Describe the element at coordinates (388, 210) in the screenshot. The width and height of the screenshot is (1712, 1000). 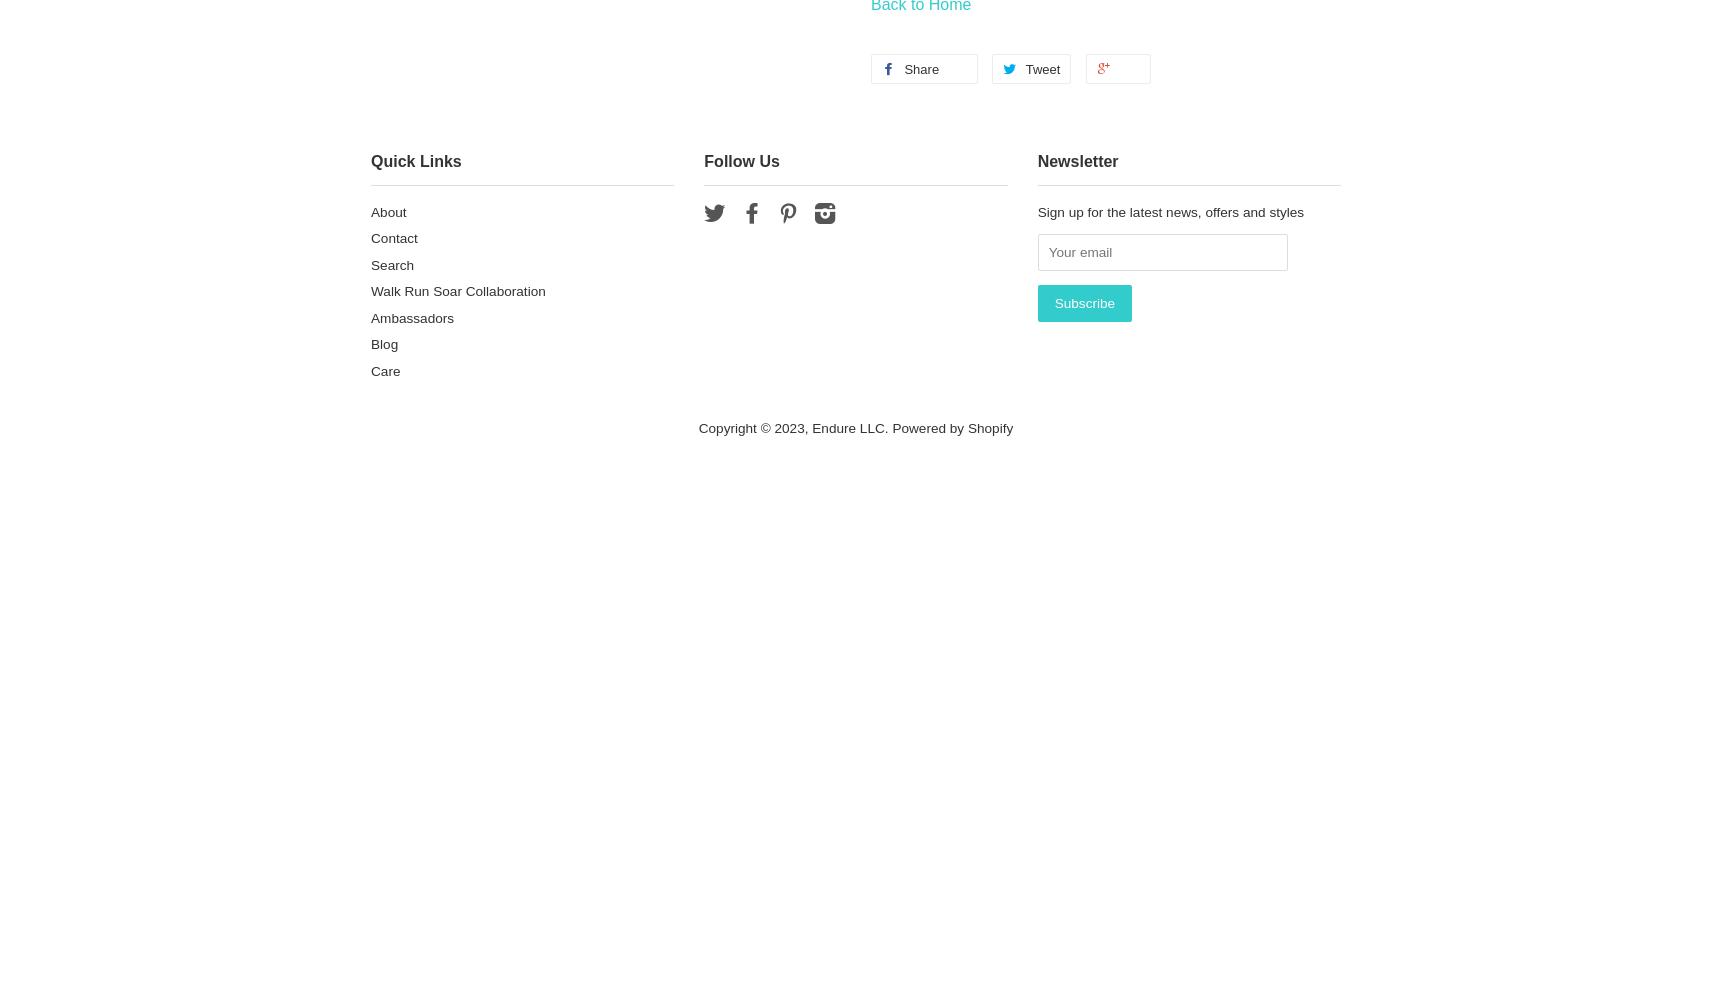
I see `'About'` at that location.